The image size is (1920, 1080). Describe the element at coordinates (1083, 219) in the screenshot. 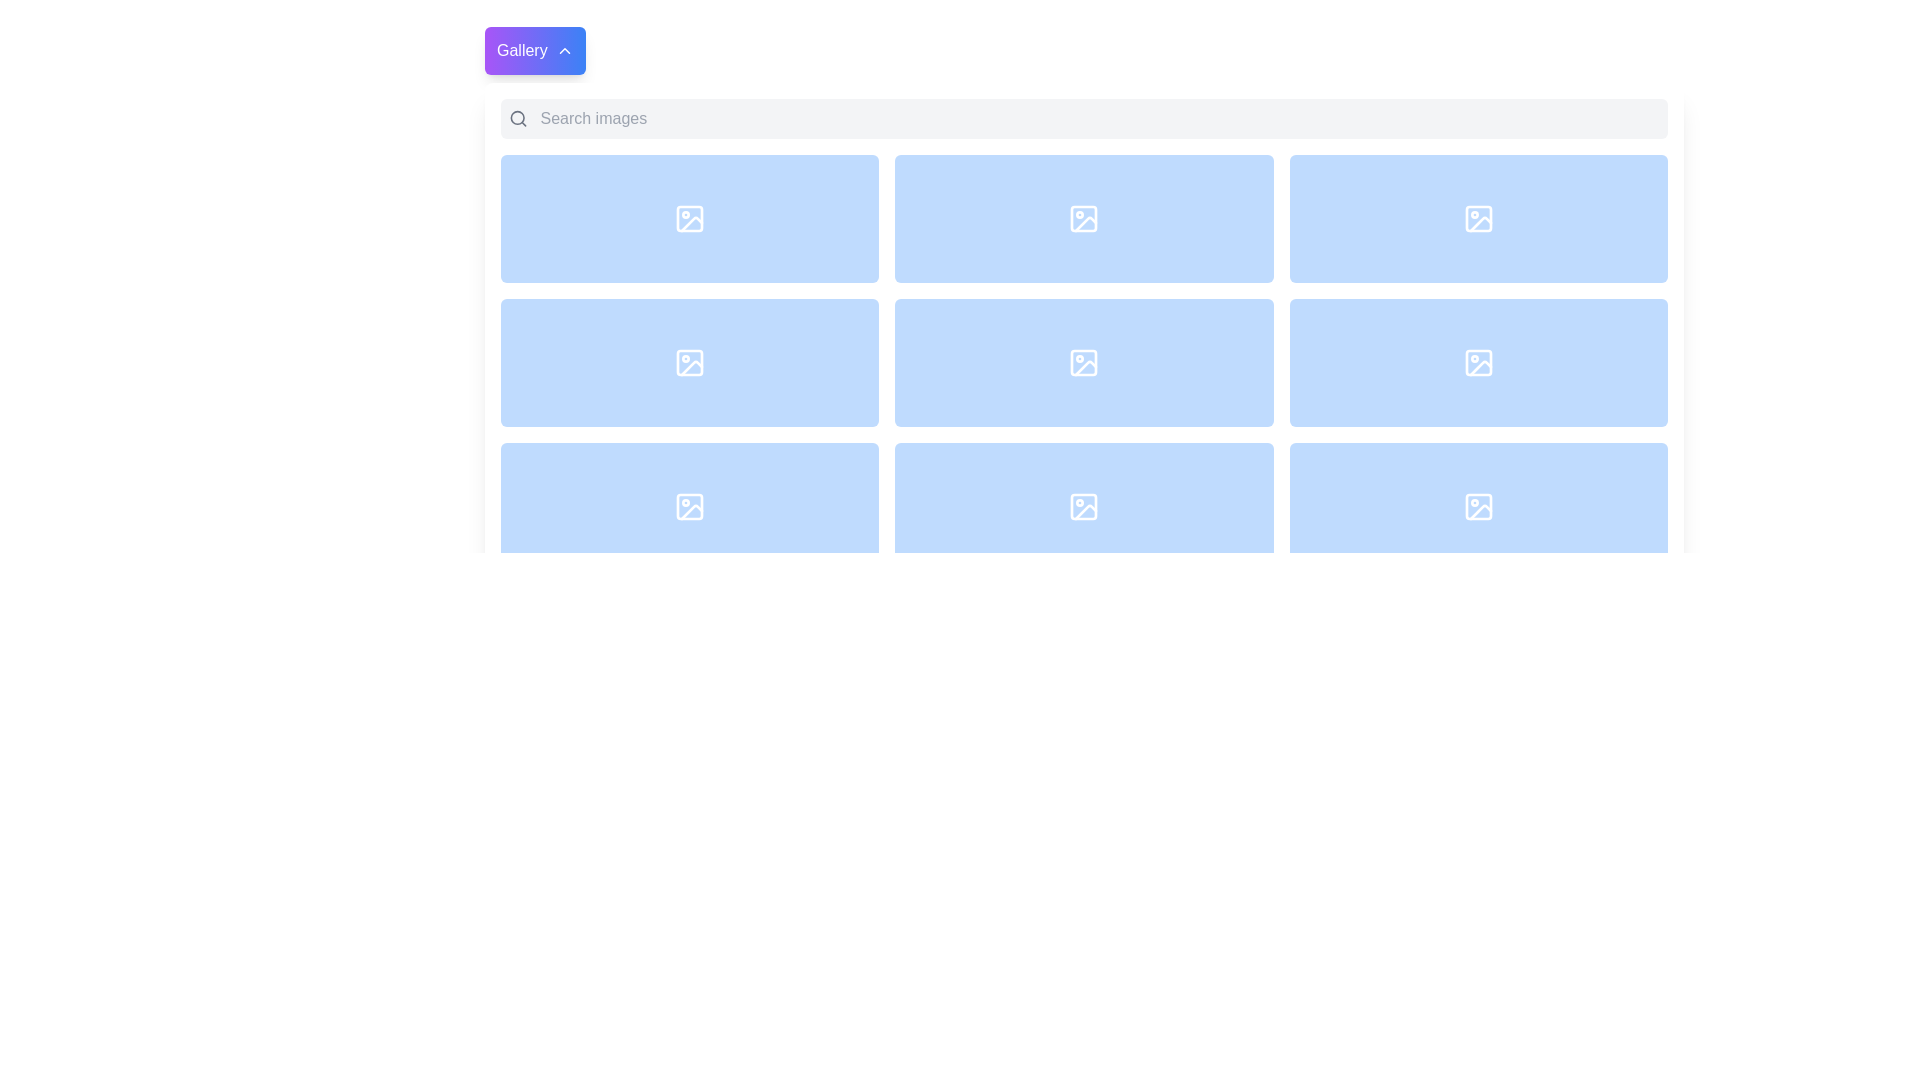

I see `the decorative or structural part of the icon located in the second row, third column of the grid layout` at that location.